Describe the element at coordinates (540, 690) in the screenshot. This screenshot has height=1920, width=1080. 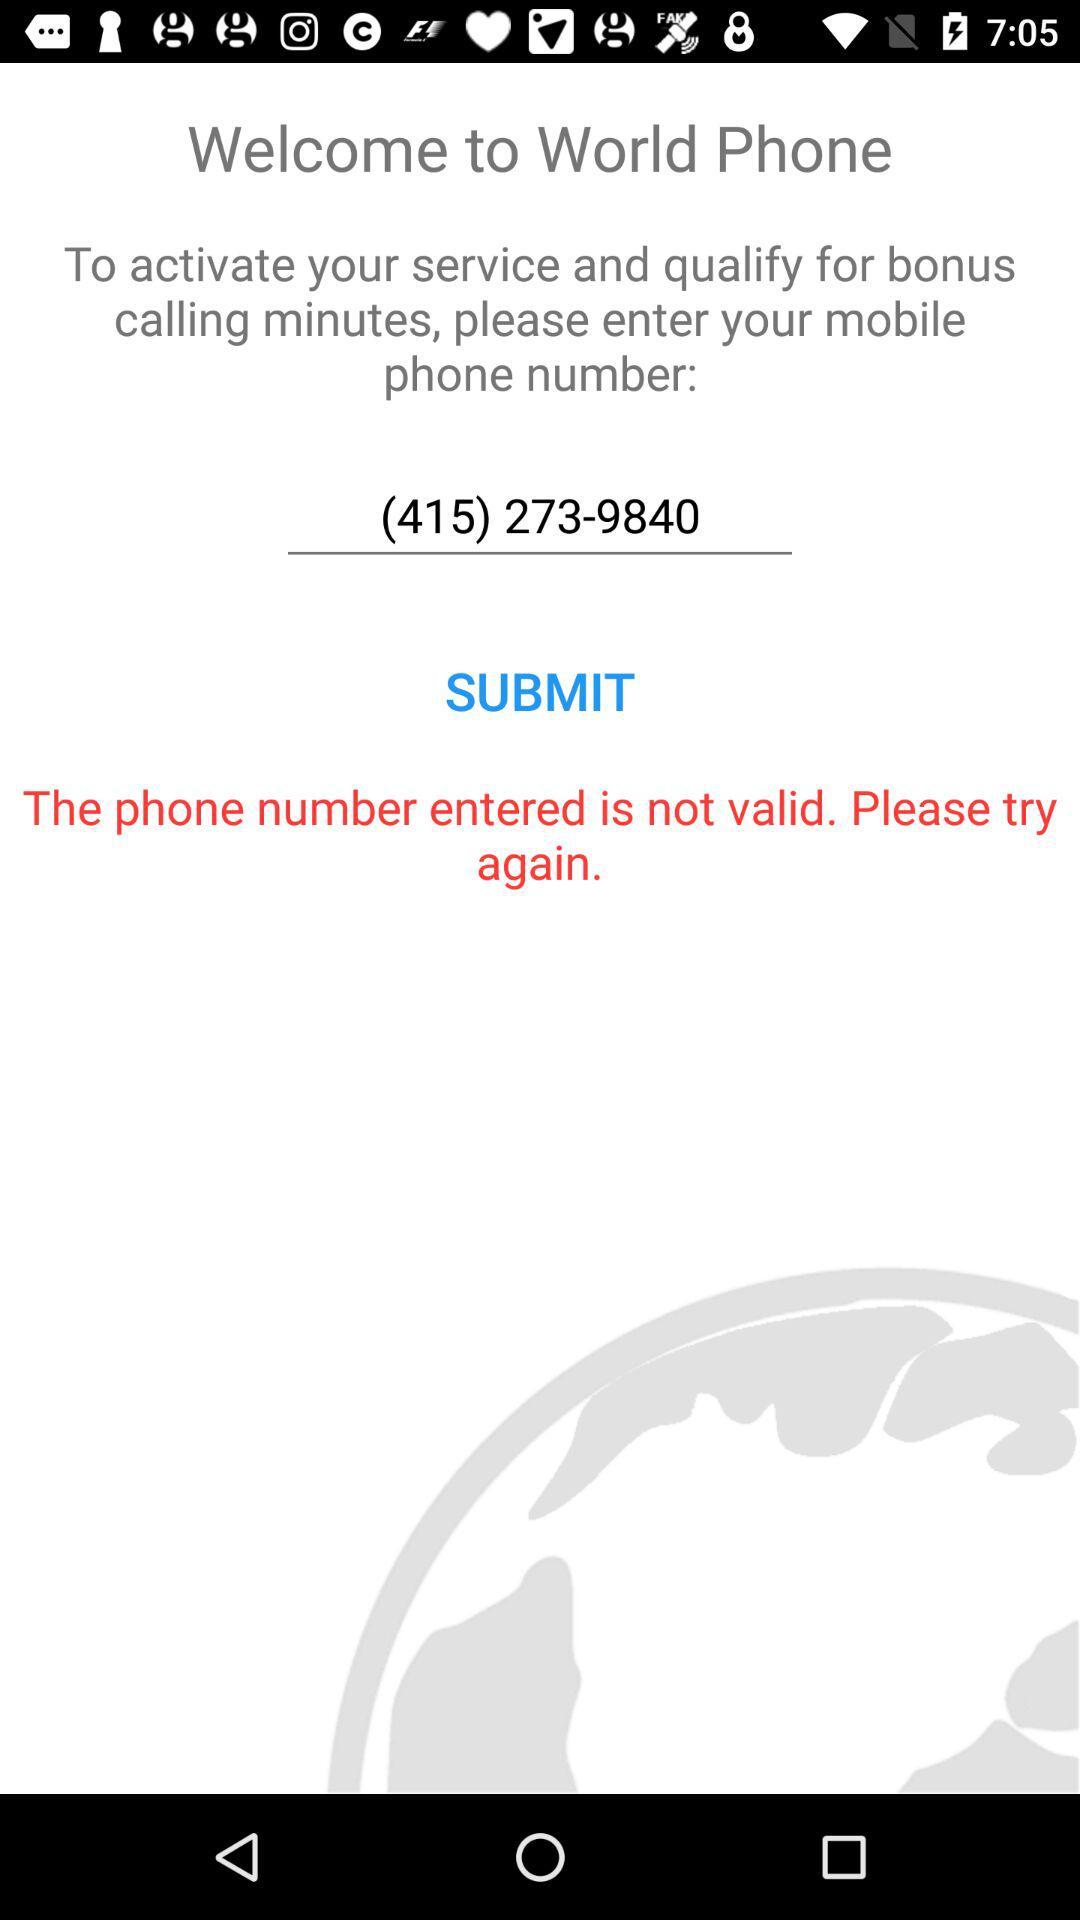
I see `the submit` at that location.